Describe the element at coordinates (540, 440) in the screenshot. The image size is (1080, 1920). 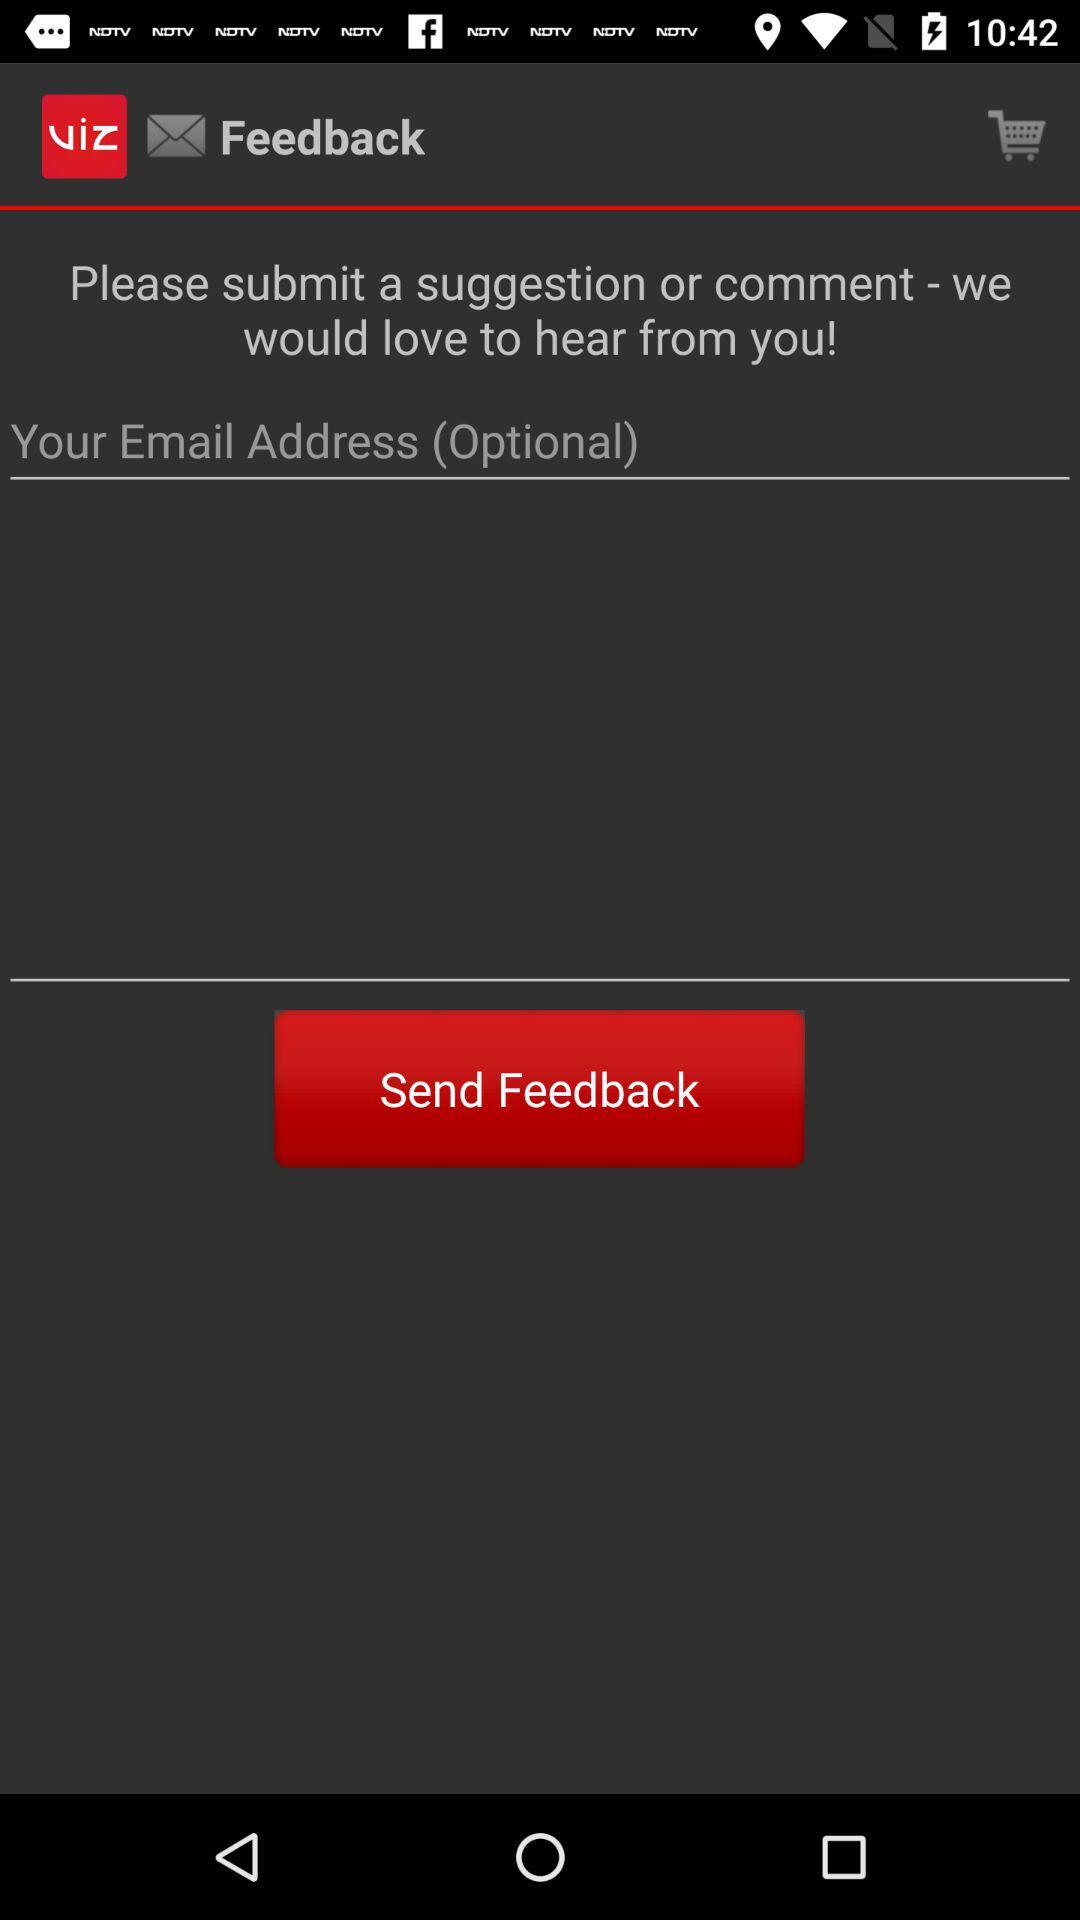
I see `the item below the please submit a icon` at that location.